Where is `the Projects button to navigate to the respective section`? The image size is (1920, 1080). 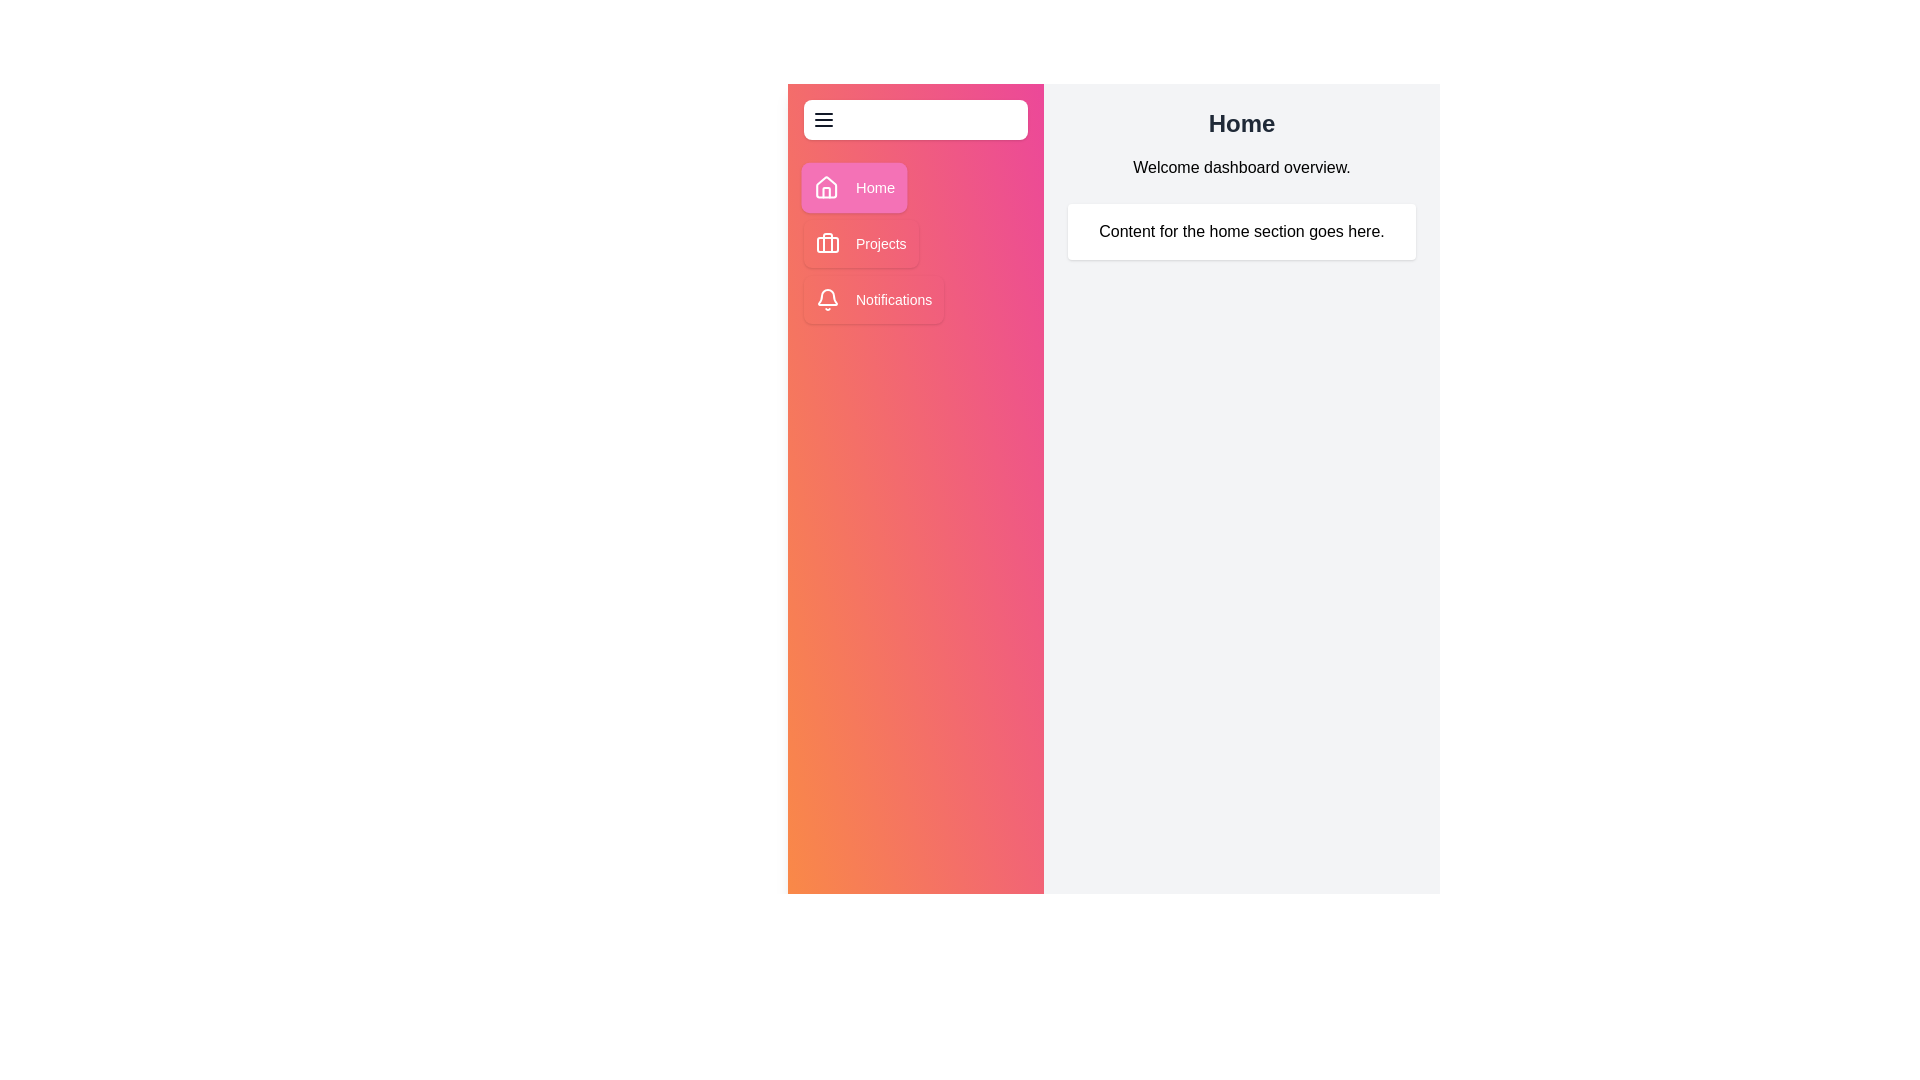 the Projects button to navigate to the respective section is located at coordinates (861, 242).